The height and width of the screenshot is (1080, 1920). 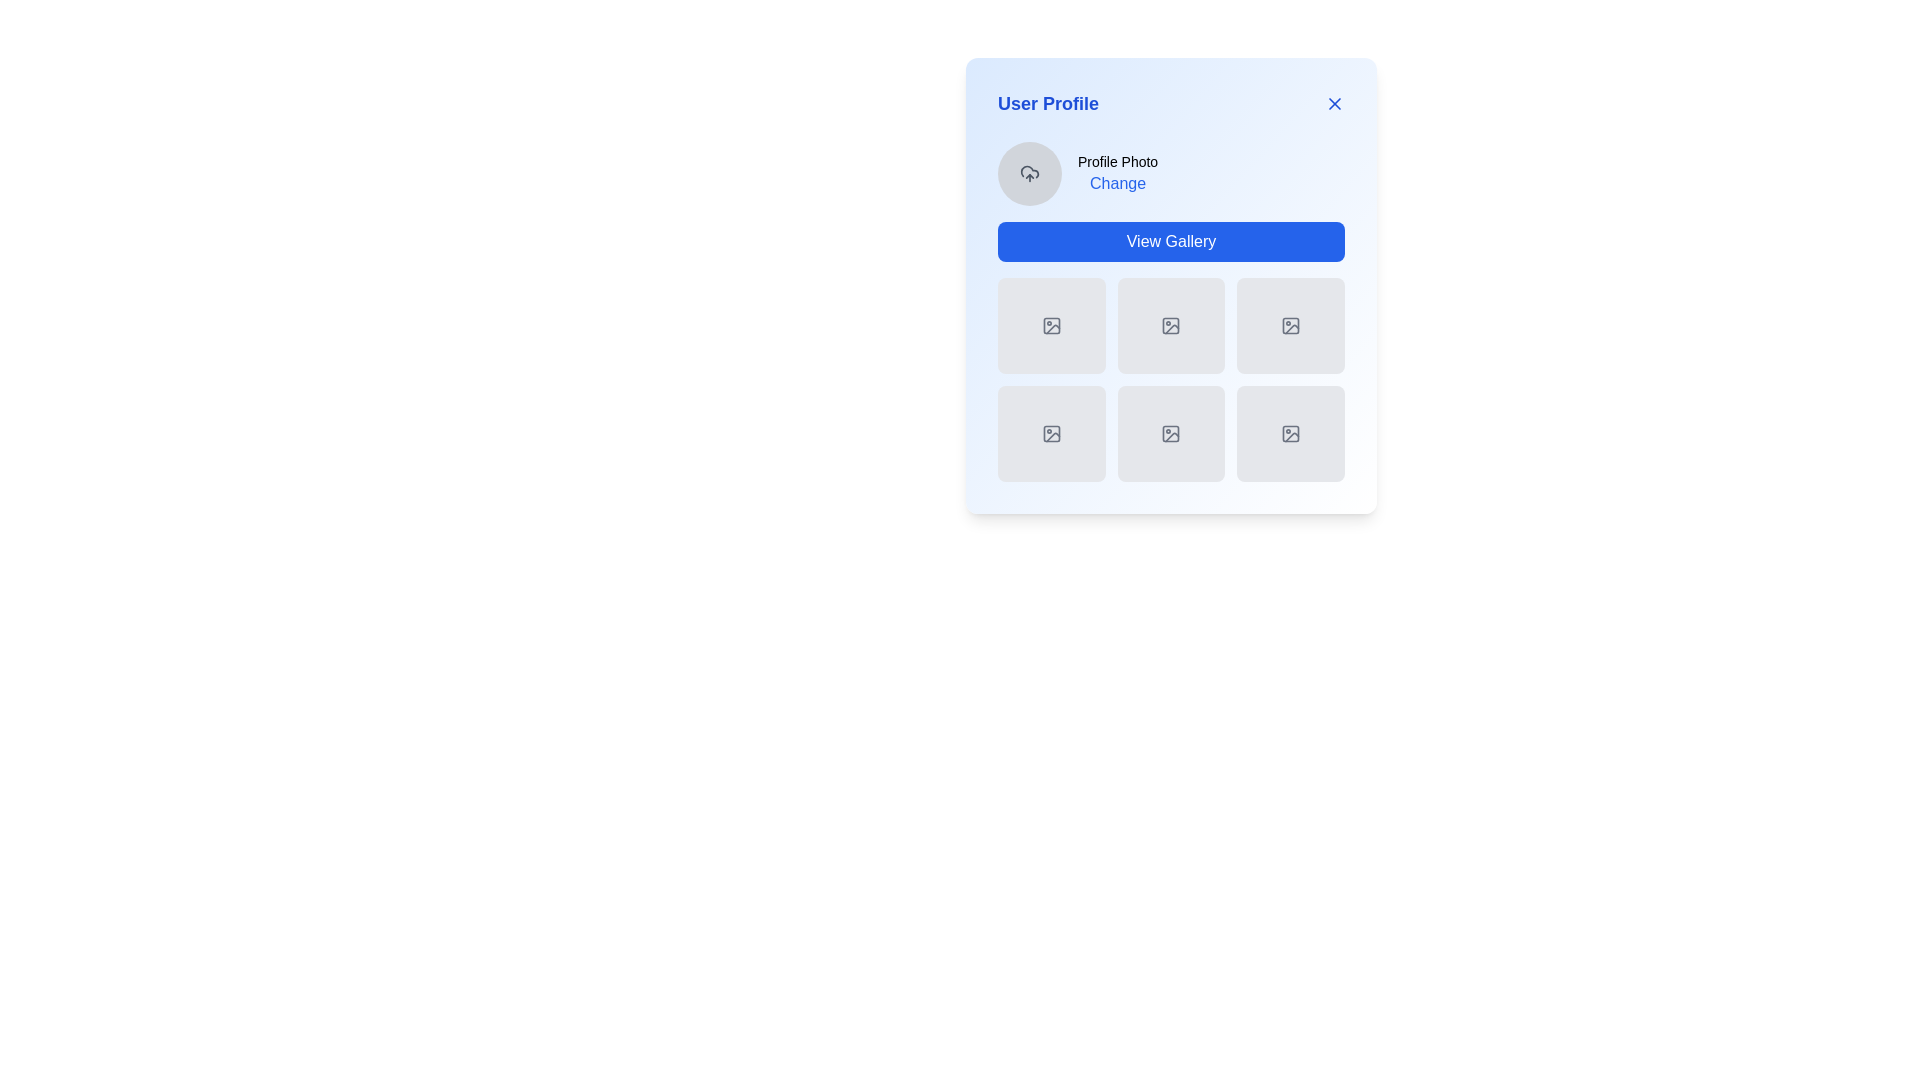 I want to click on the selectable gallery card located, so click(x=1171, y=312).